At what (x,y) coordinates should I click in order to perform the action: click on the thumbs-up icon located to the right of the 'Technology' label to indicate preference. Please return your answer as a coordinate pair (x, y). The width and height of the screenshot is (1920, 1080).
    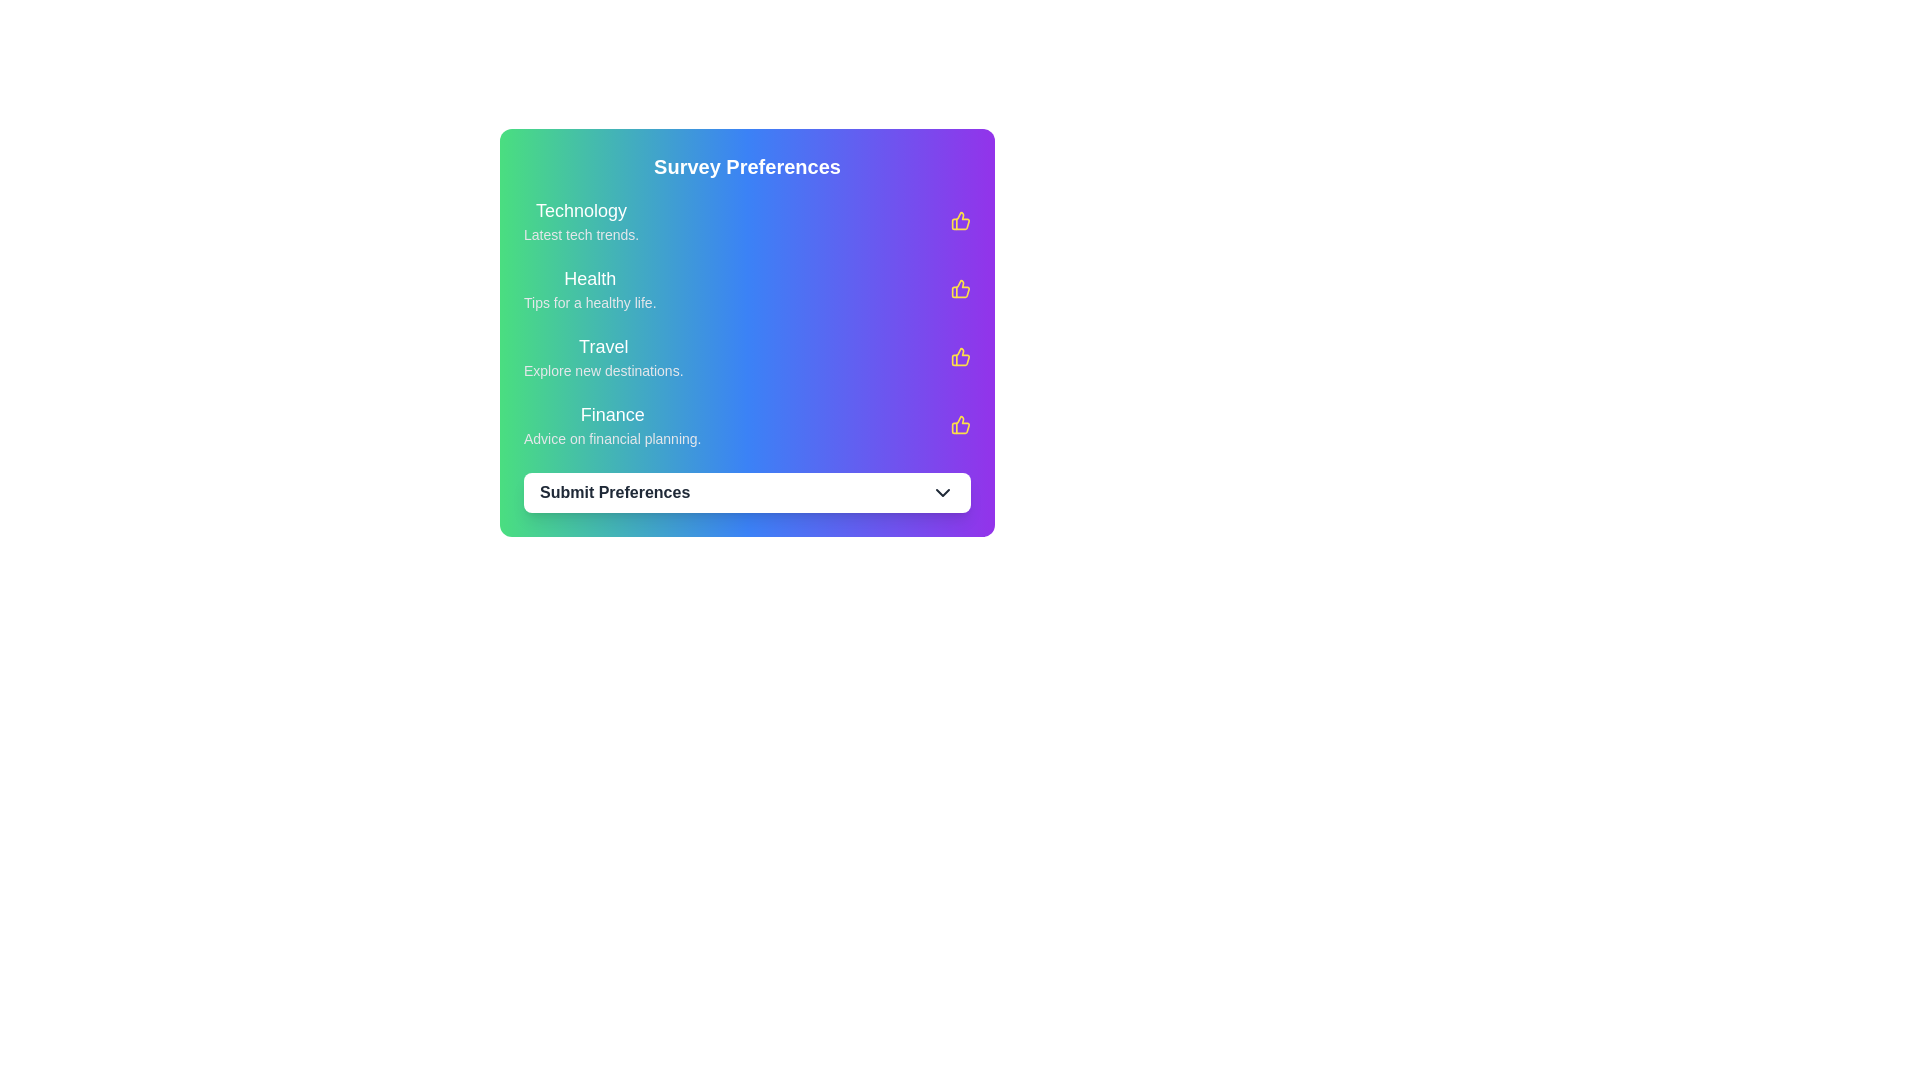
    Looking at the image, I should click on (944, 220).